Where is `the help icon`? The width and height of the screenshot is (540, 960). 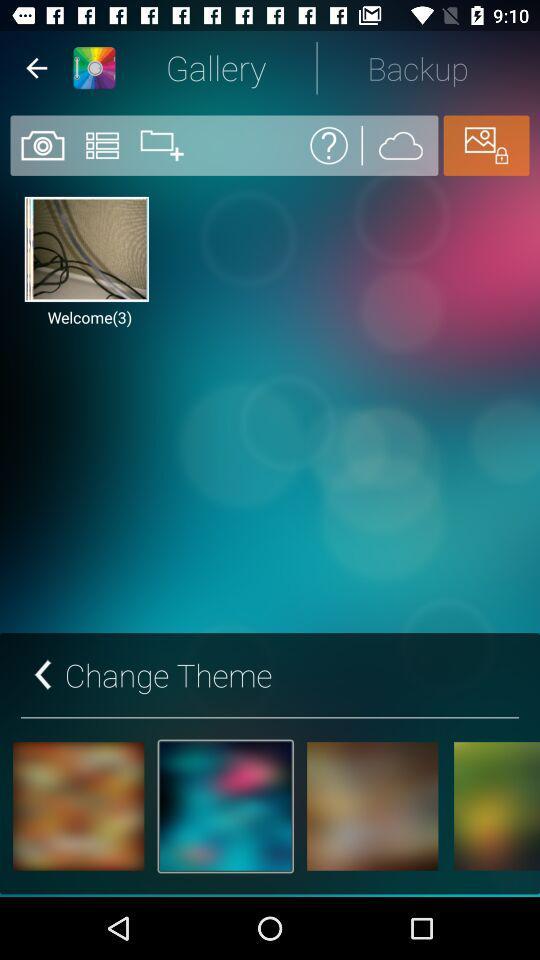
the help icon is located at coordinates (329, 144).